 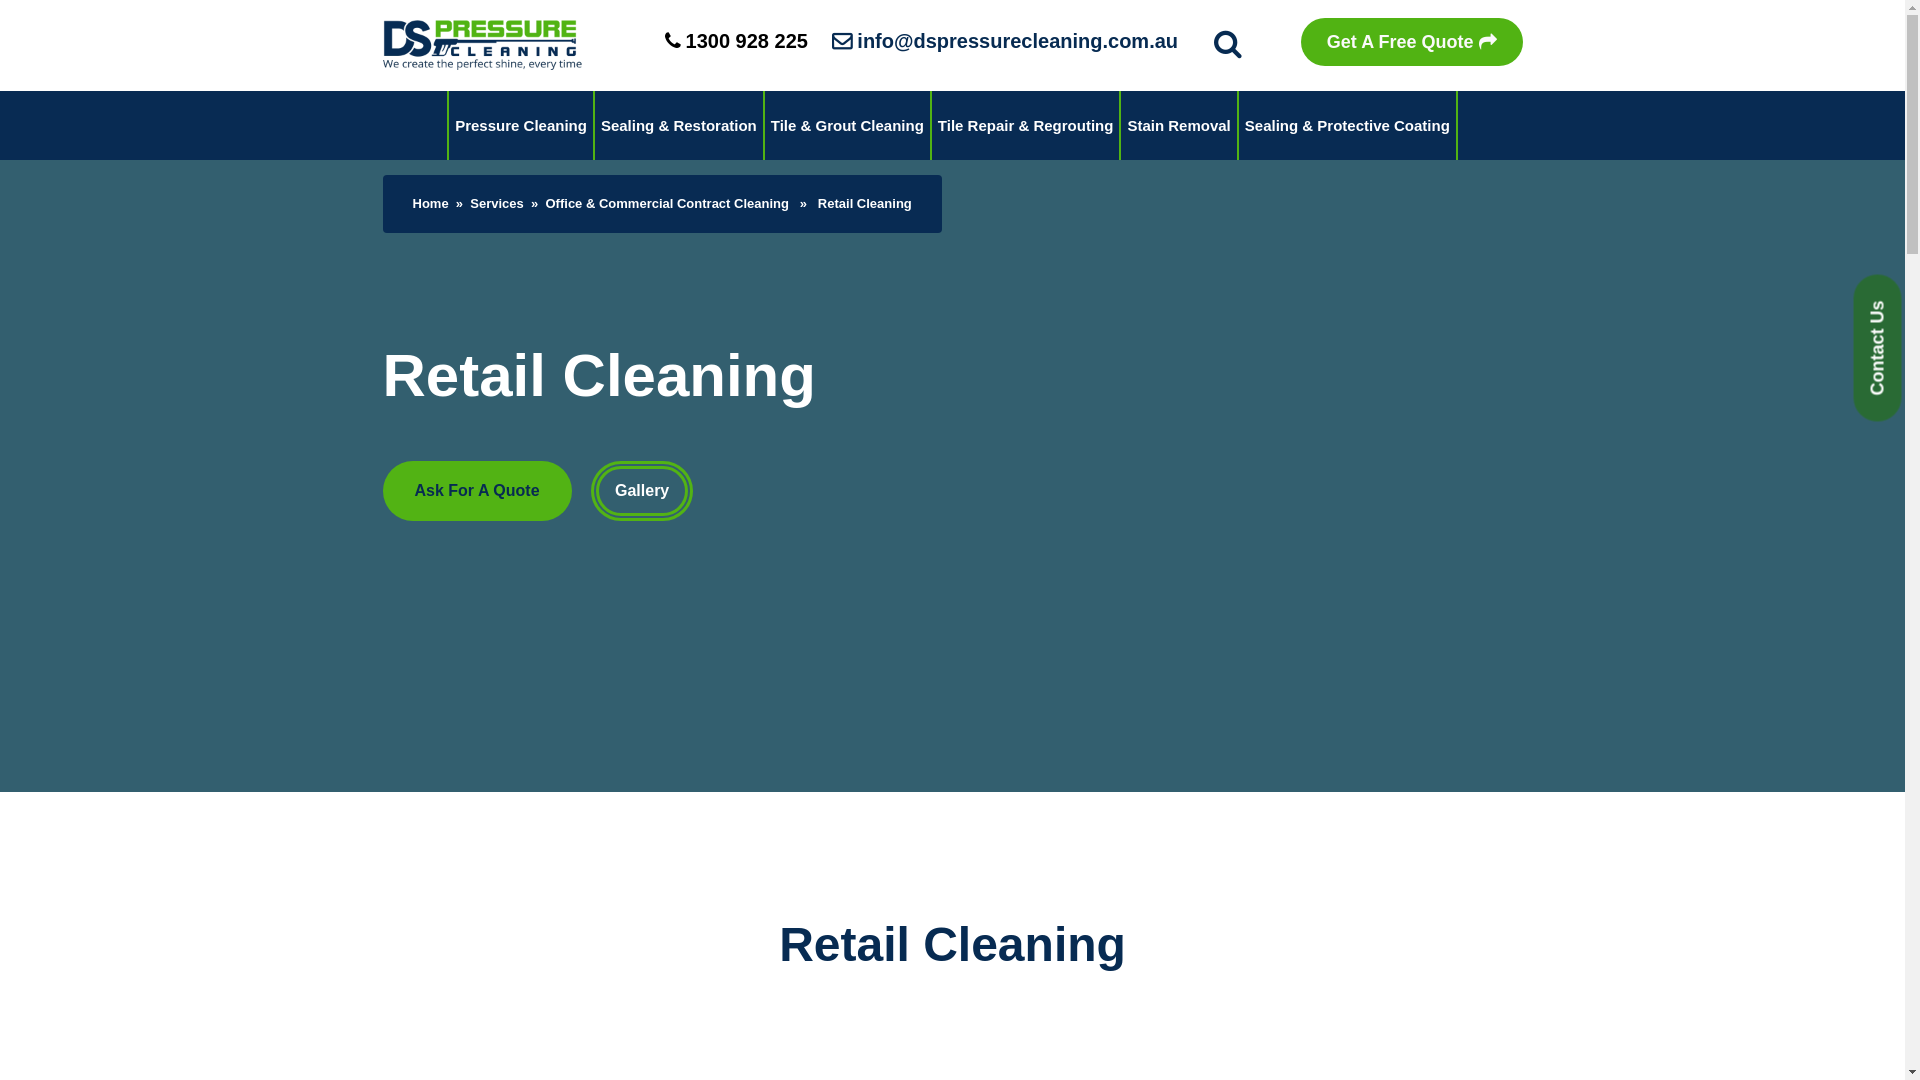 I want to click on 'Sealing & Protective Coating', so click(x=1237, y=125).